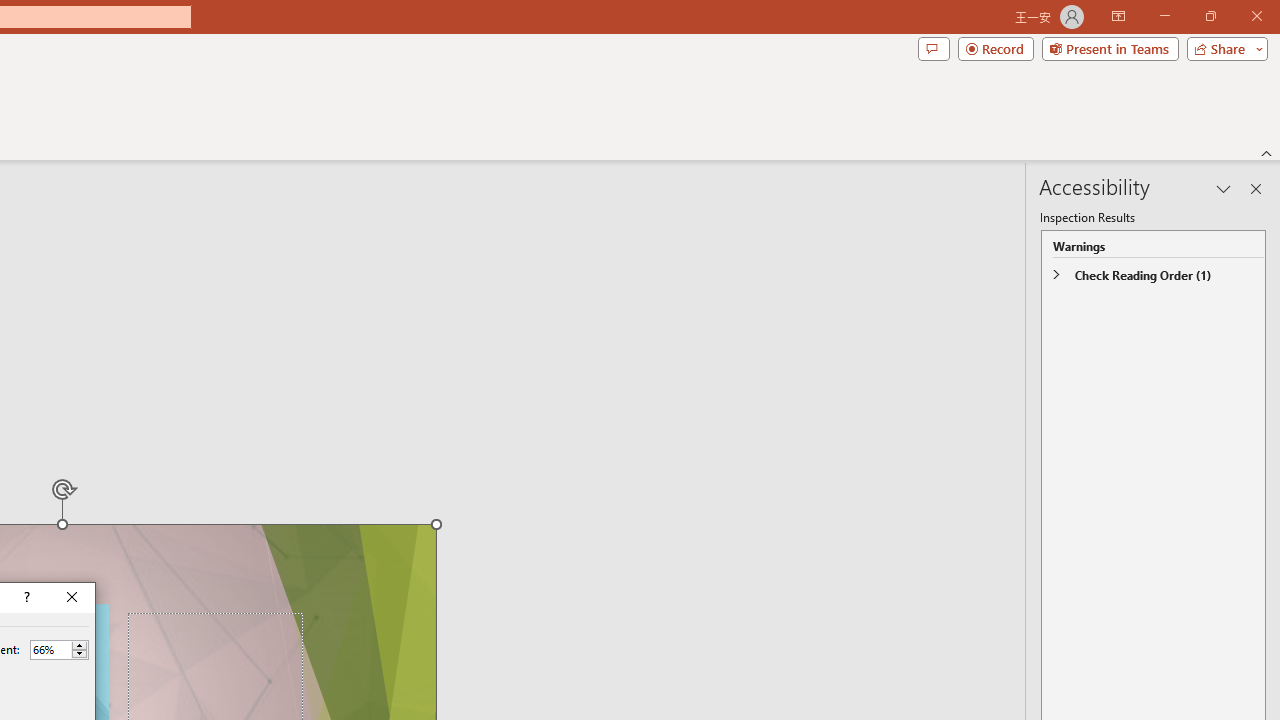 The width and height of the screenshot is (1280, 720). Describe the element at coordinates (50, 649) in the screenshot. I see `'Percent'` at that location.